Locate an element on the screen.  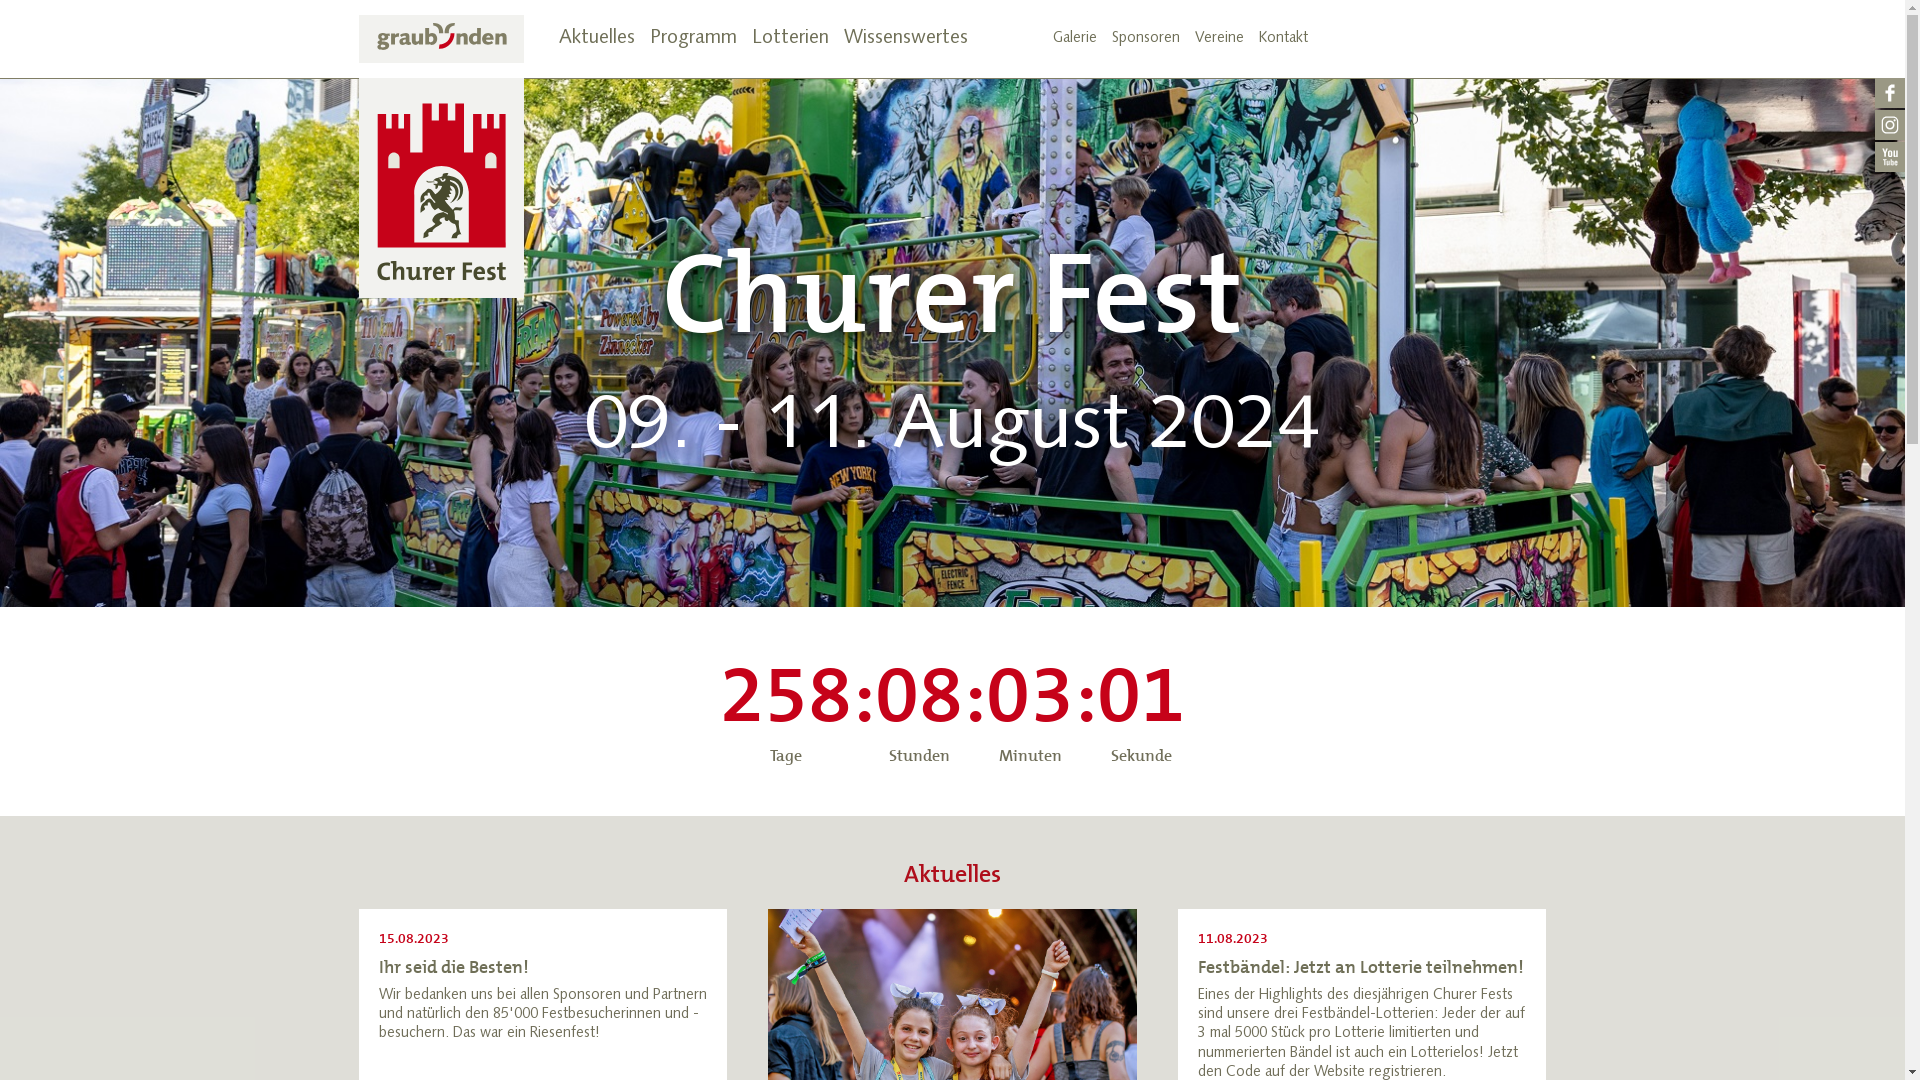
'Folge uns auf Instagram' is located at coordinates (1889, 126).